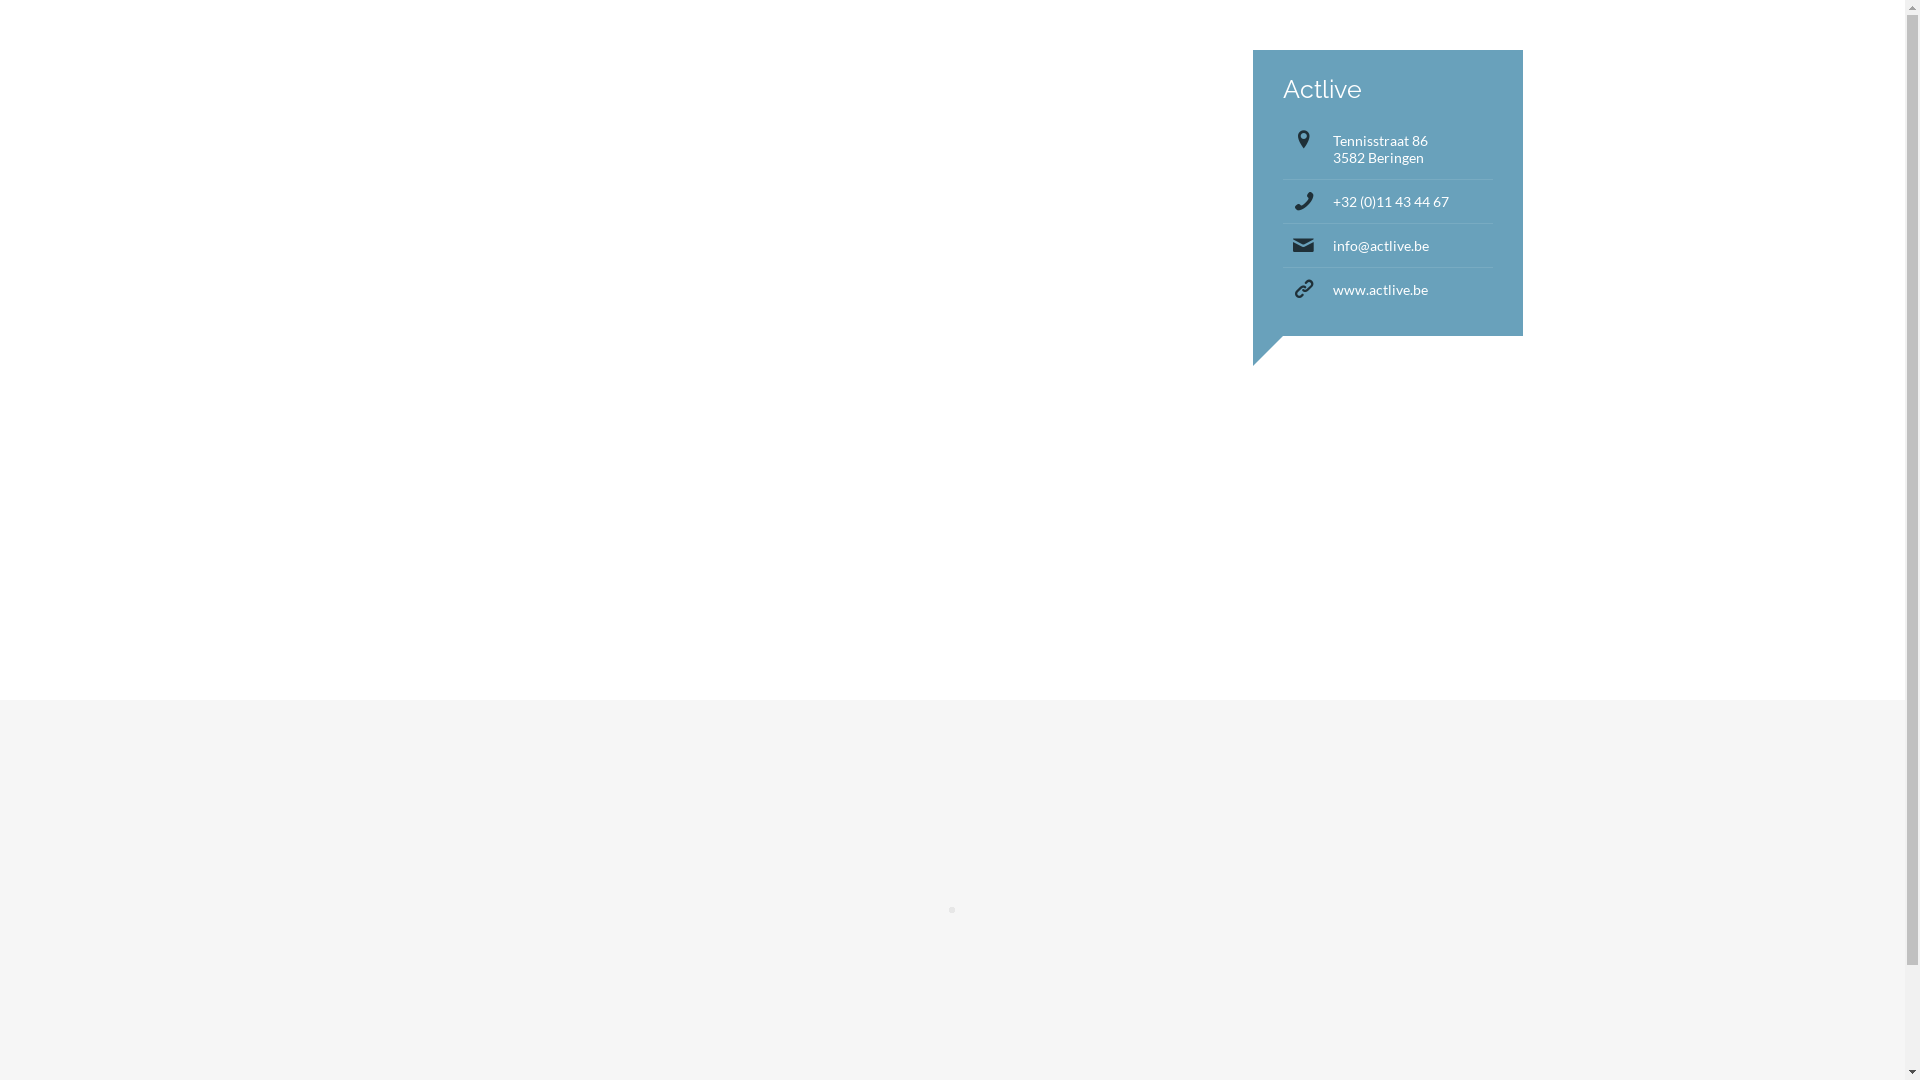 The height and width of the screenshot is (1080, 1920). I want to click on 'www.actlive.be', so click(1378, 289).